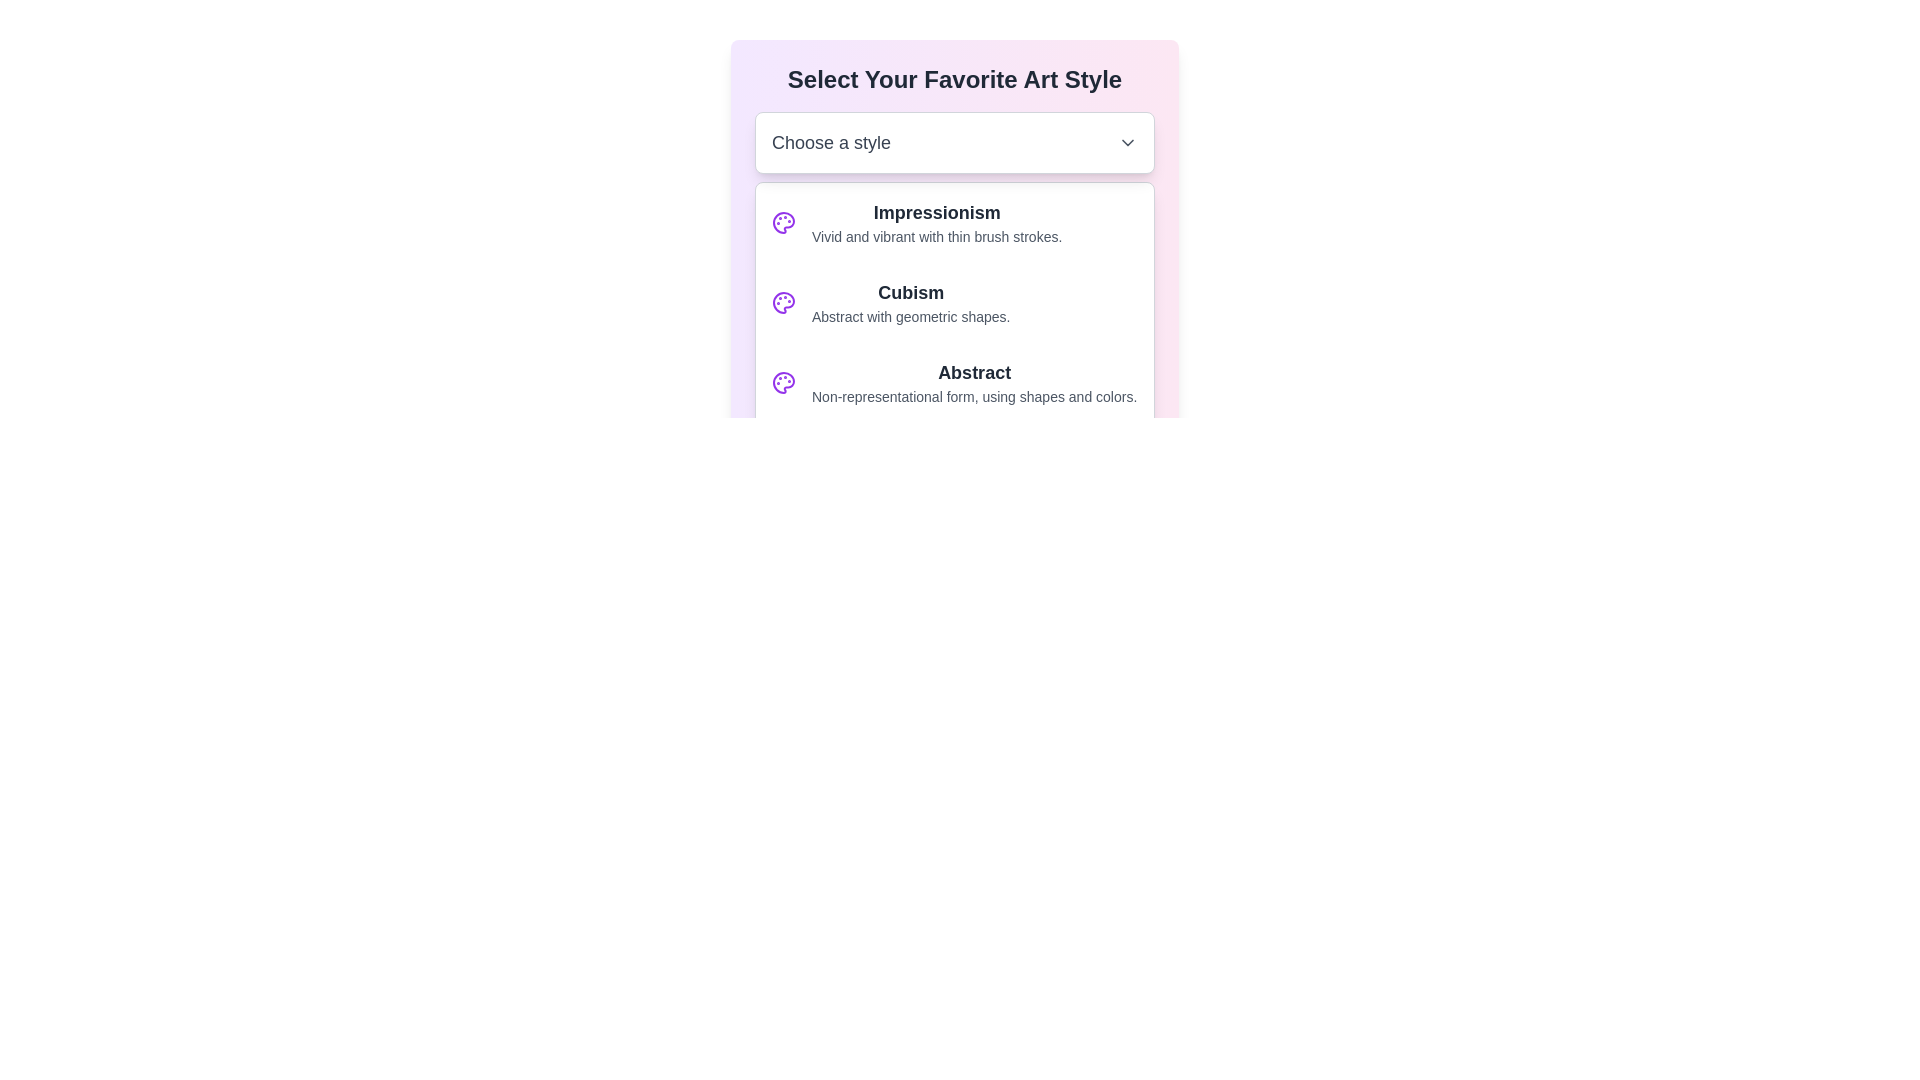 Image resolution: width=1920 pixels, height=1080 pixels. Describe the element at coordinates (910, 315) in the screenshot. I see `the text label that reads 'Abstract with geometric shapes.' which is styled in small gray font and located beneath the heading 'Cubism'` at that location.